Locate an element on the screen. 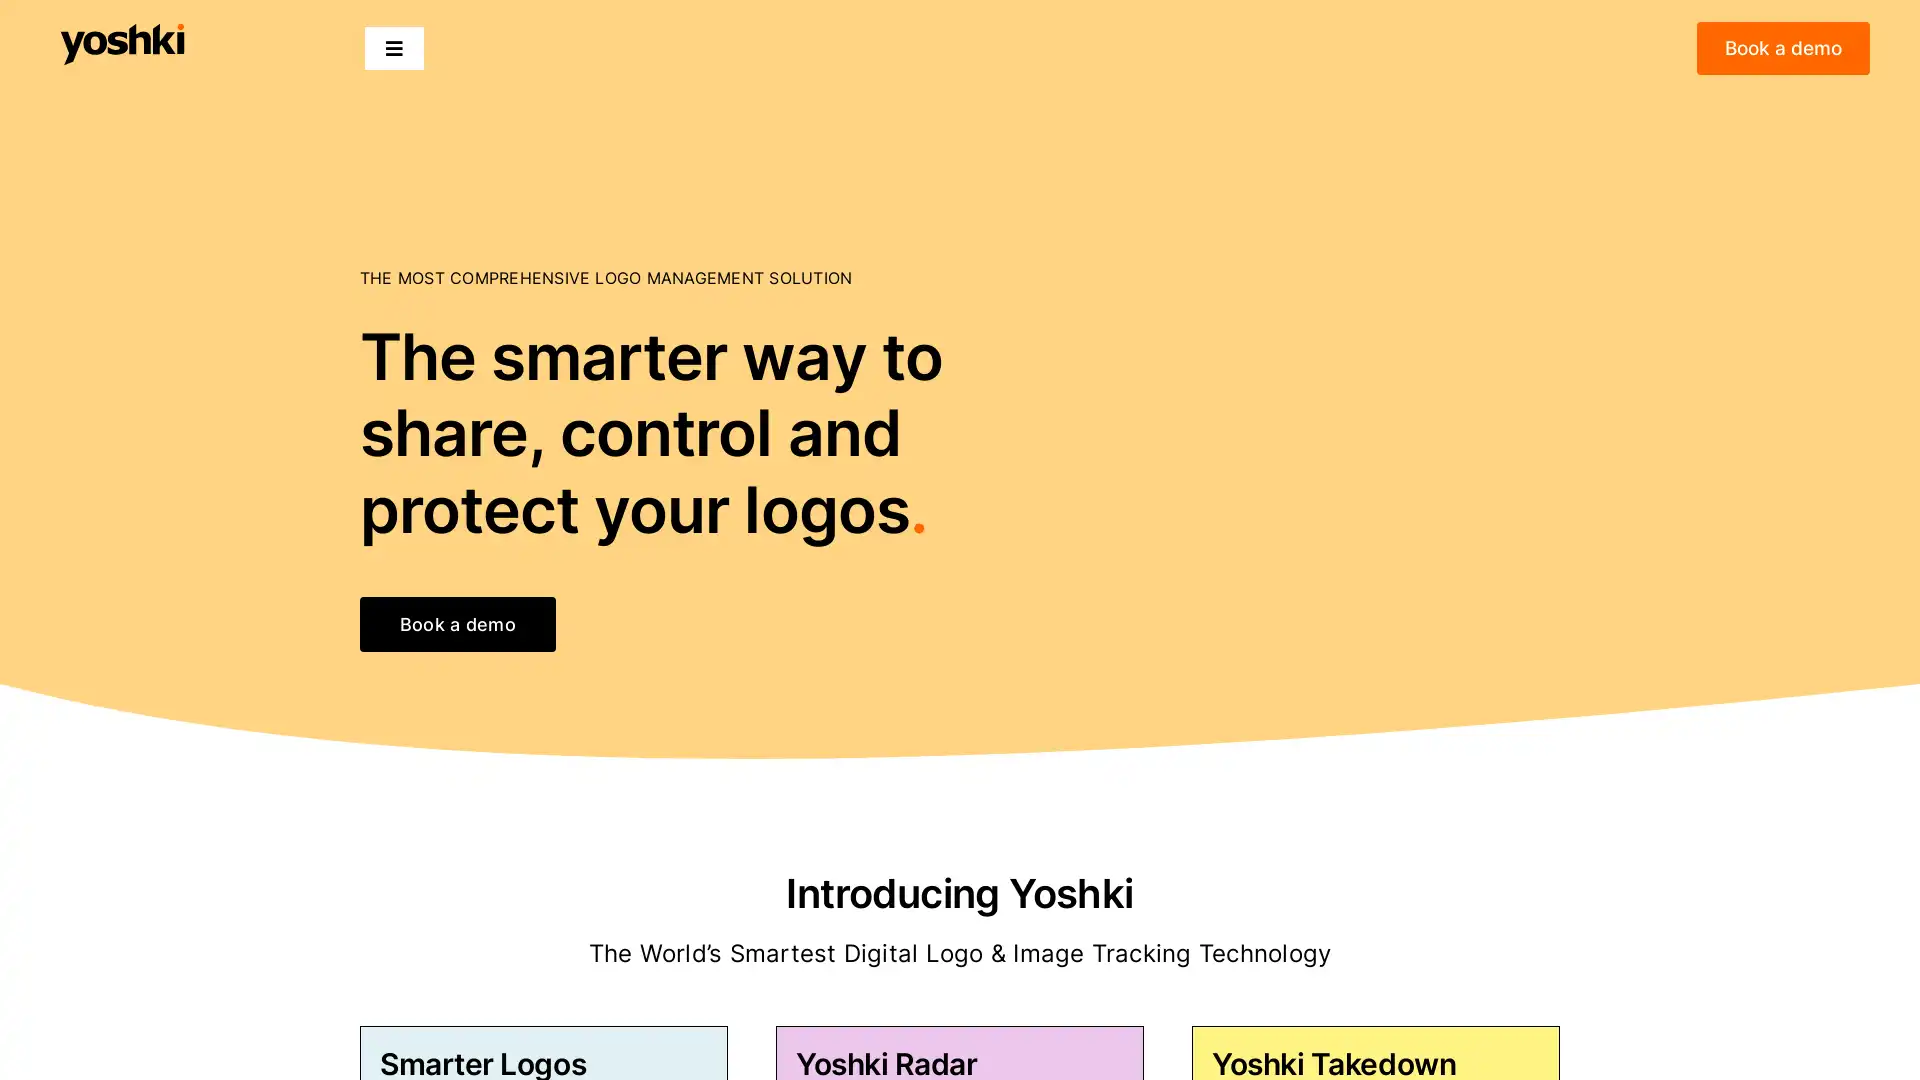 The width and height of the screenshot is (1920, 1080). Toggle Navigation is located at coordinates (394, 47).